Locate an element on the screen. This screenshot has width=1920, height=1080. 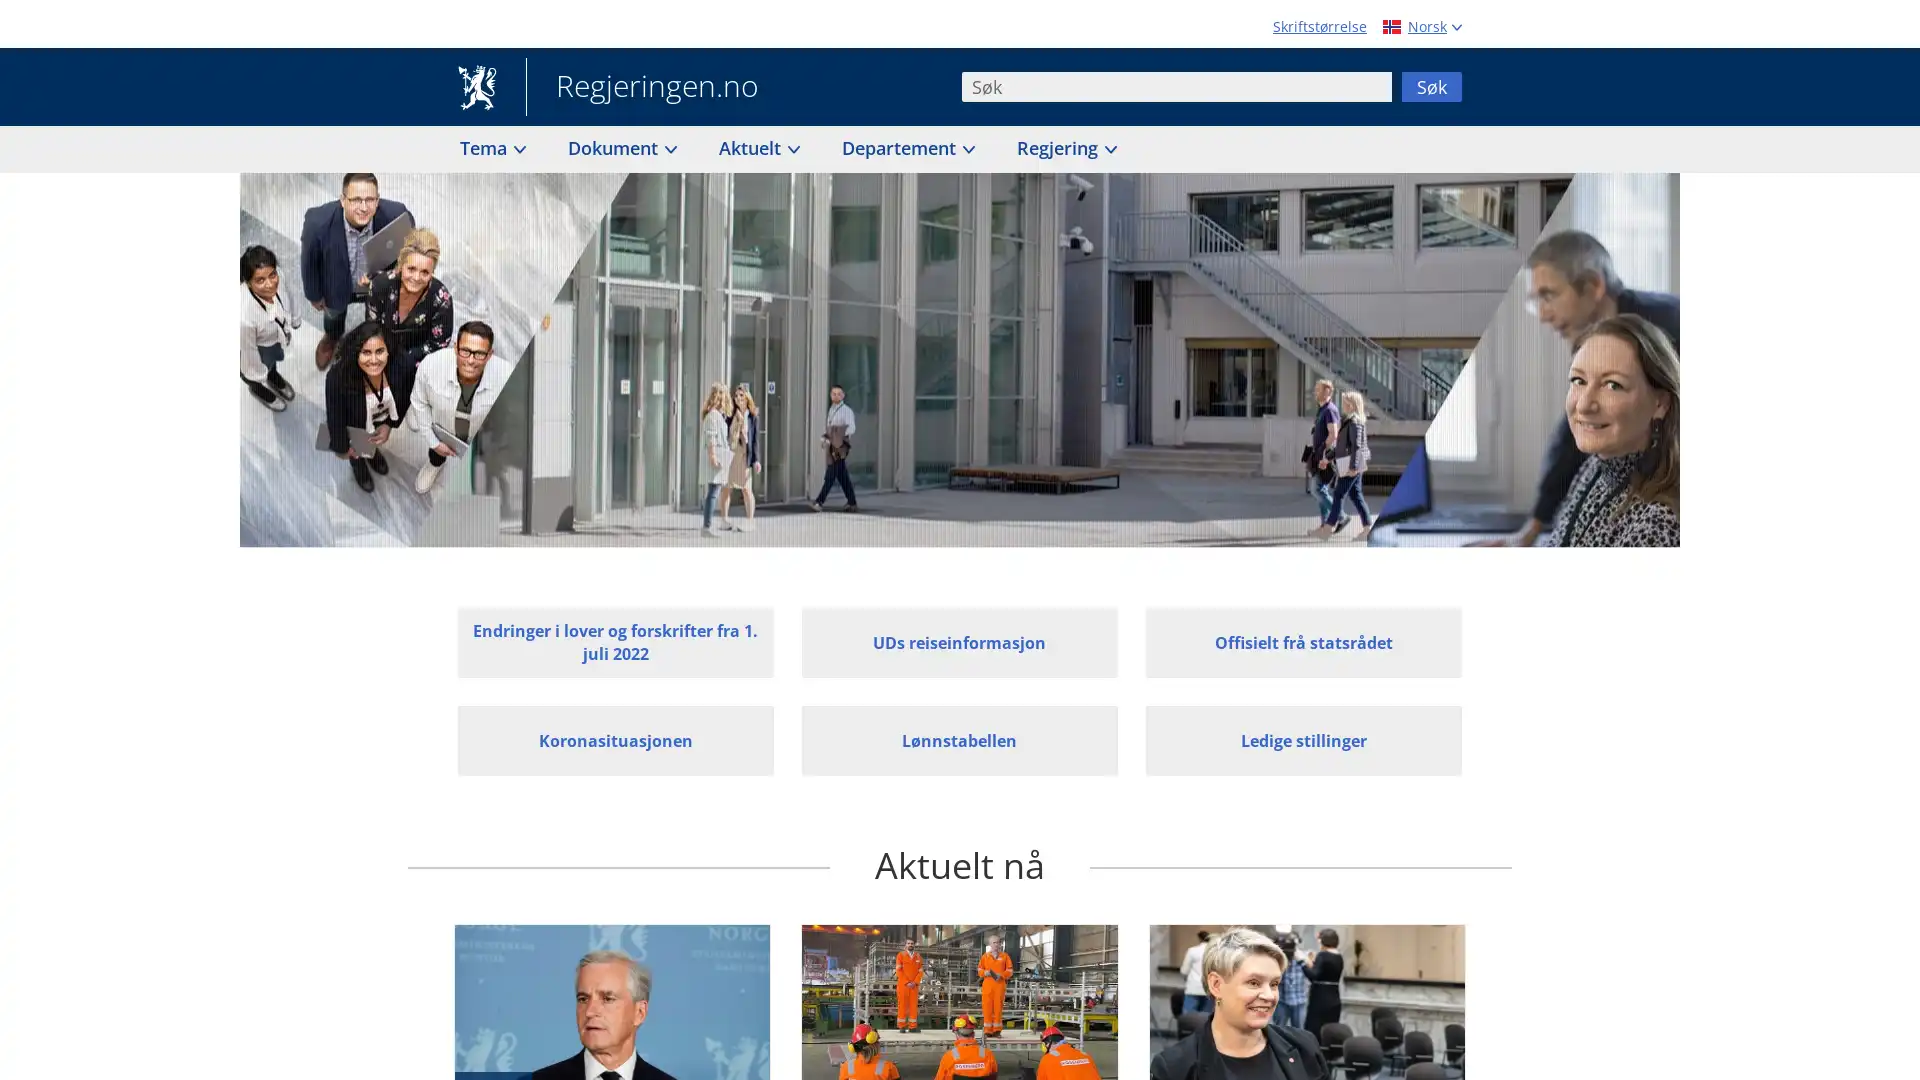
Dokument is located at coordinates (620, 147).